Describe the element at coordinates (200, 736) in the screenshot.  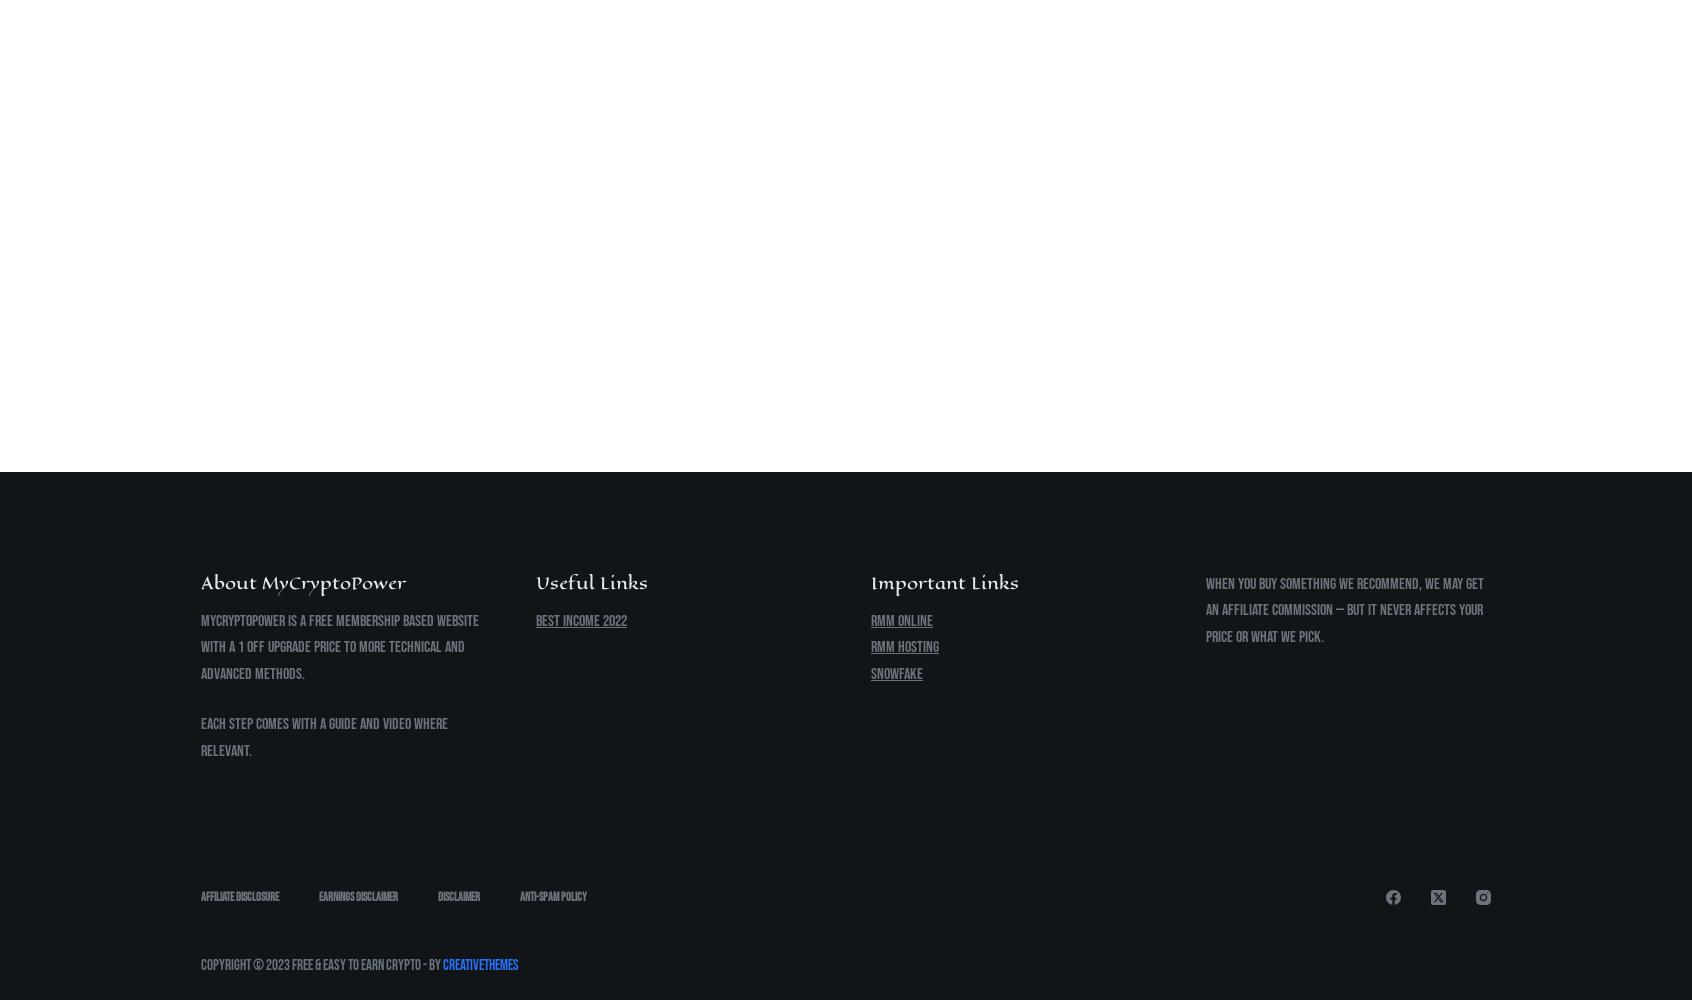
I see `'Each step comes with a guide and video where relevant.'` at that location.